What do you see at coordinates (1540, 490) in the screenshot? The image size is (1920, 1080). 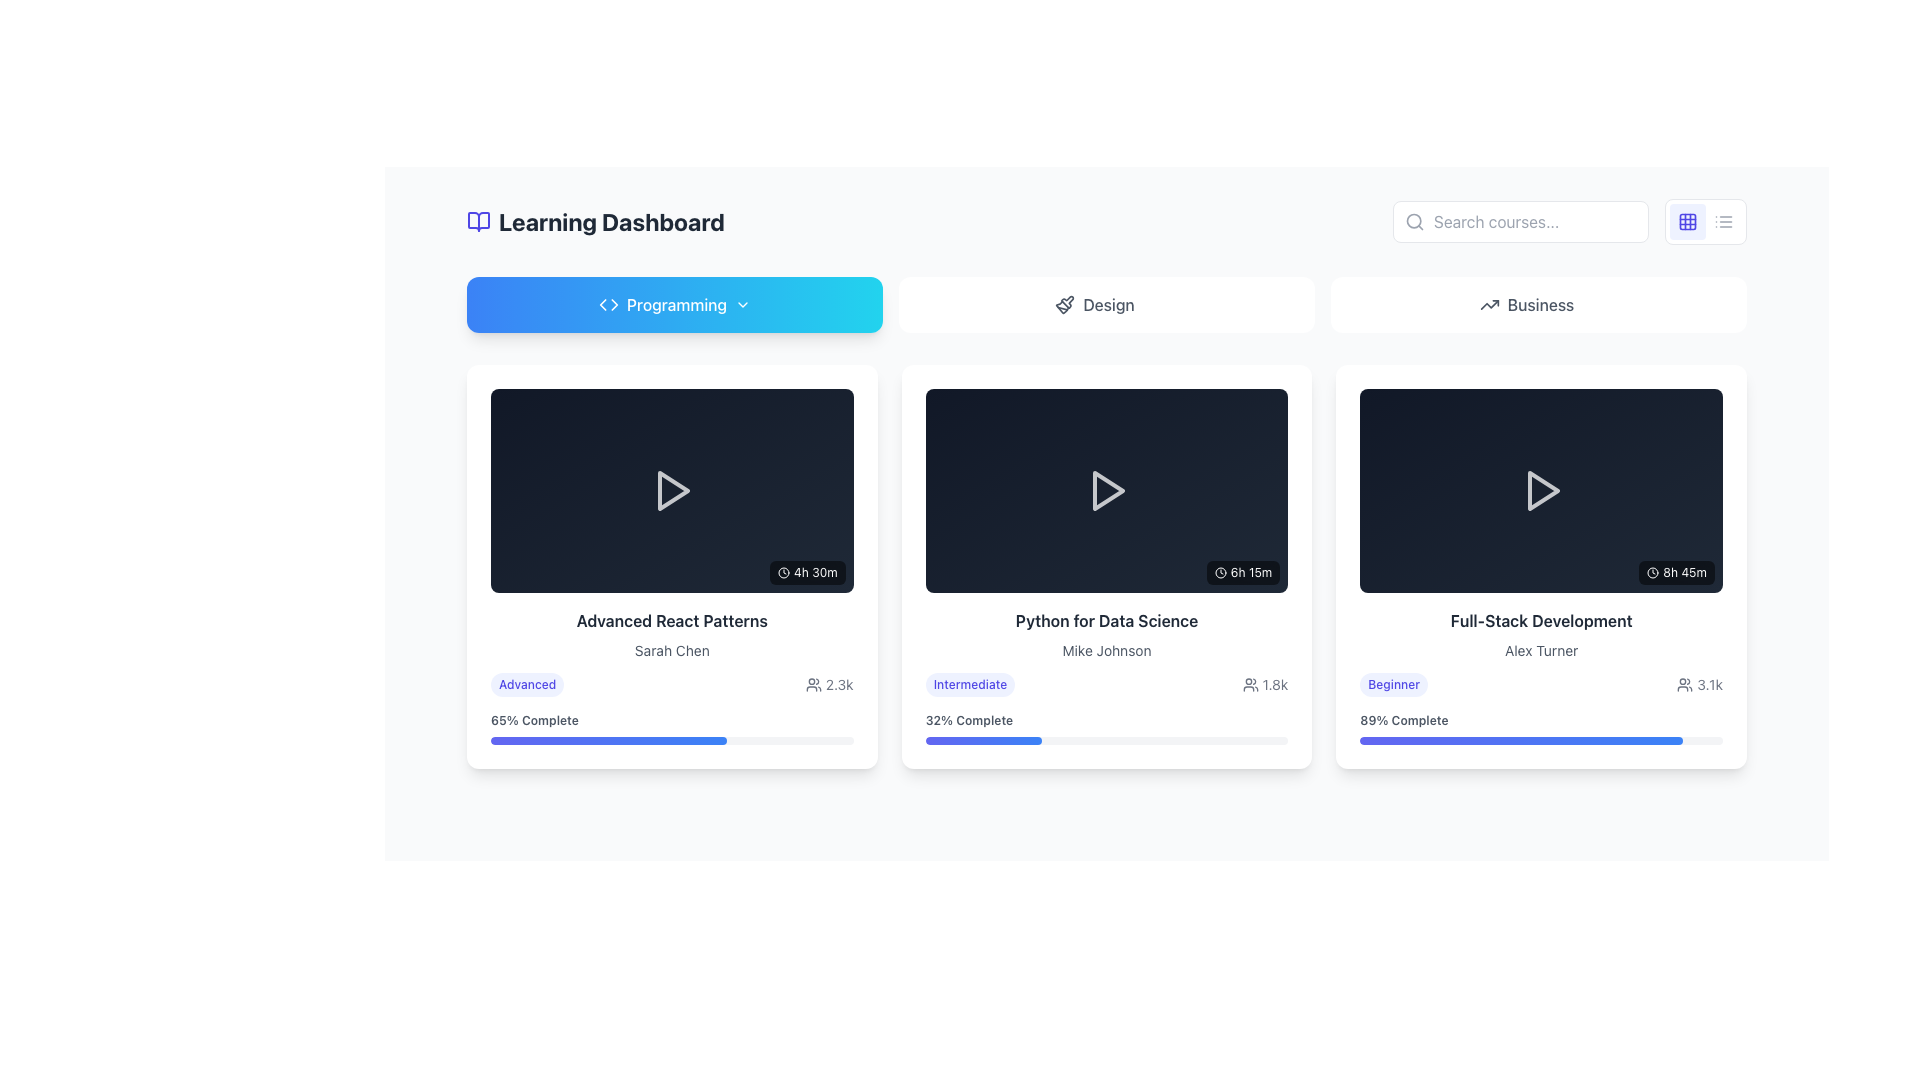 I see `the play button located at the bottom right of the 'Programming' section in the 'Full-Stack Development' card to change its opacity` at bounding box center [1540, 490].